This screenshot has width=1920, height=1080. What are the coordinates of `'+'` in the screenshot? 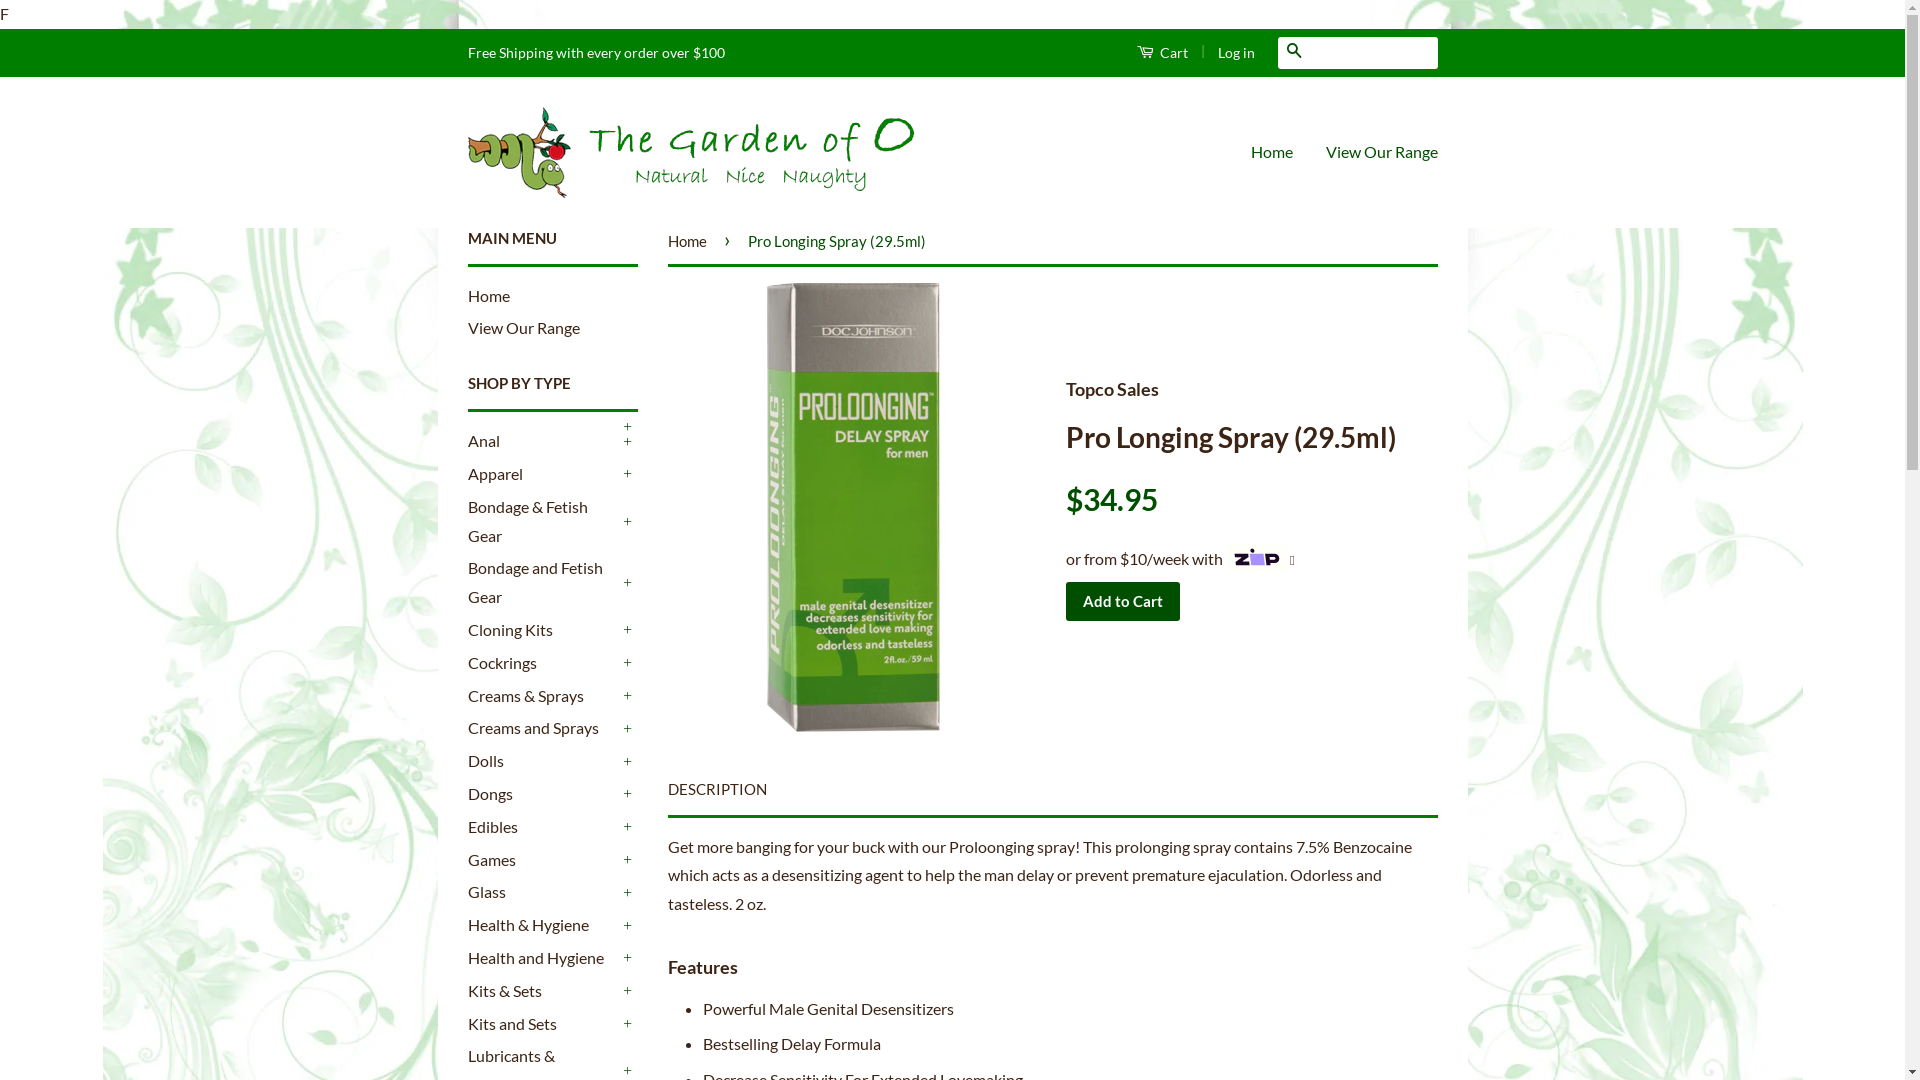 It's located at (627, 520).